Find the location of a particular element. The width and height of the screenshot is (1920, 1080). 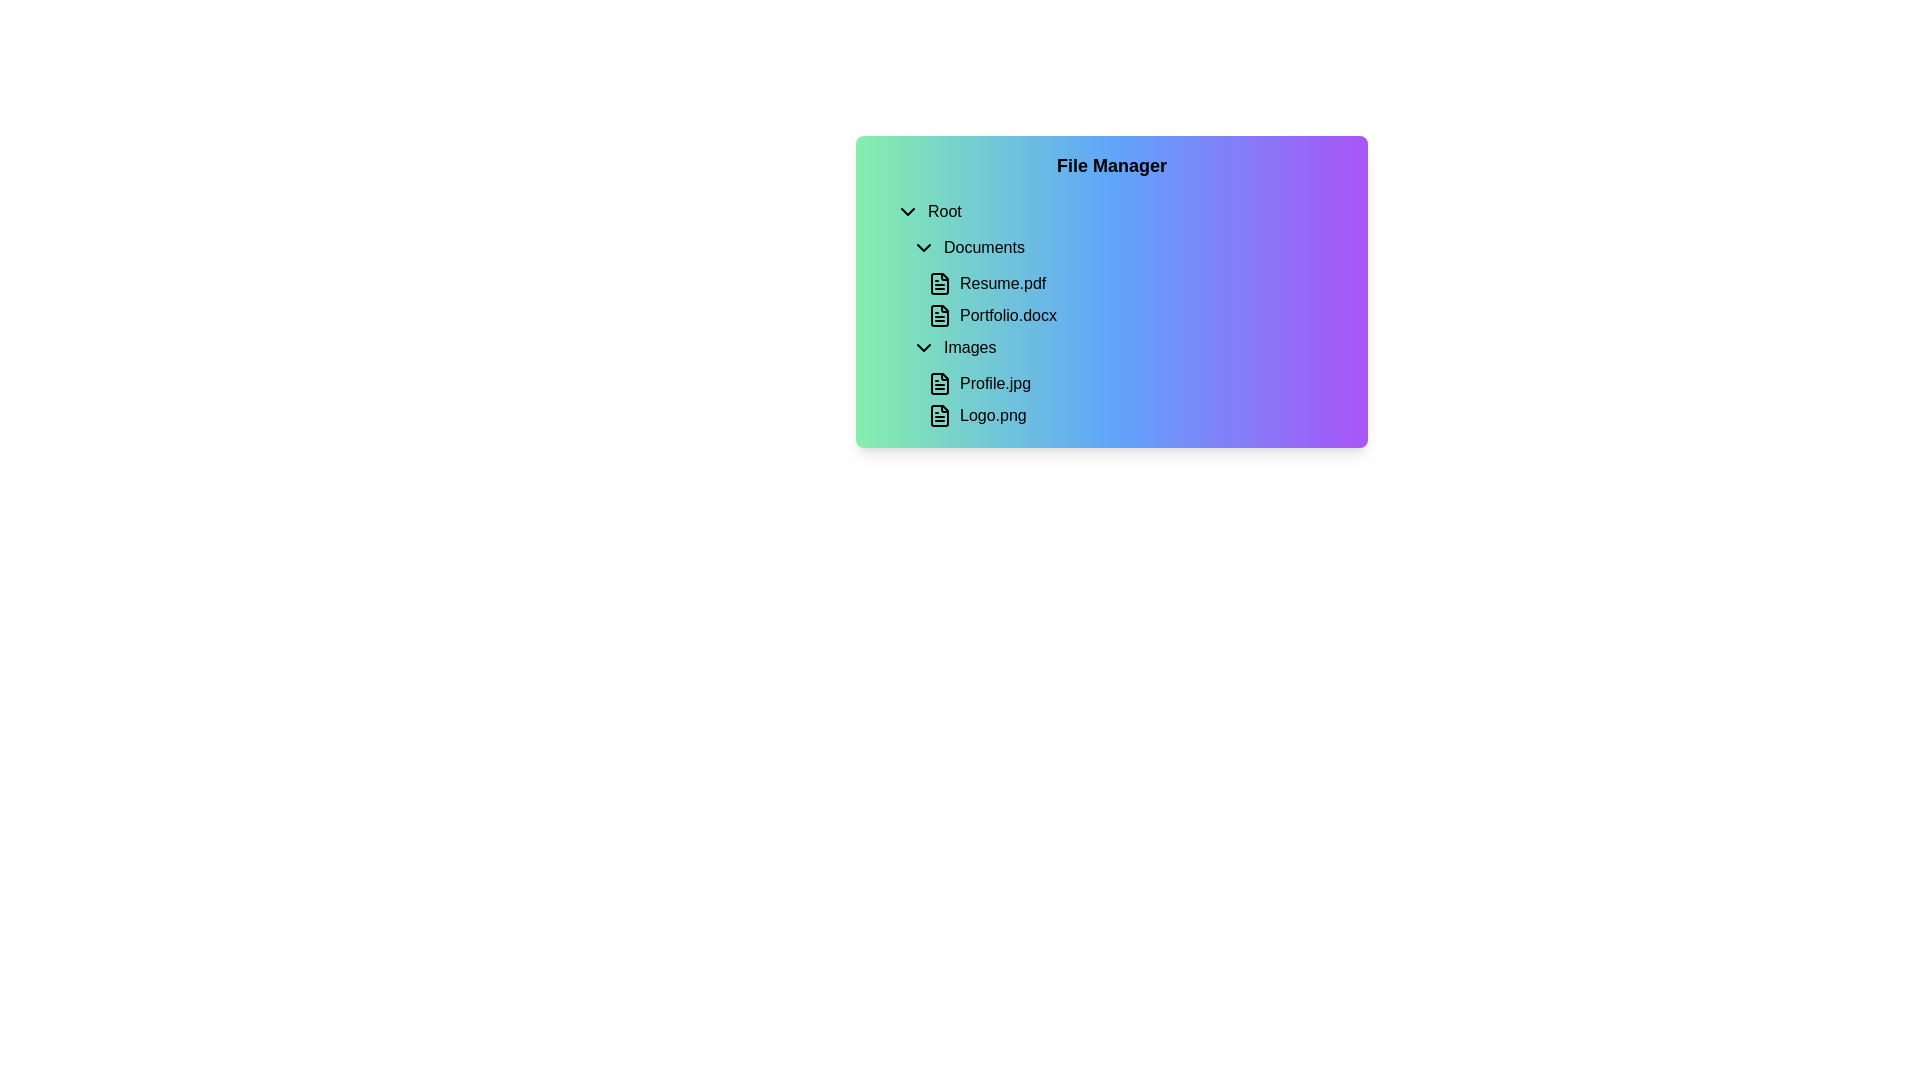

the 'Documents' button in the collapsible file navigation menu is located at coordinates (1128, 246).